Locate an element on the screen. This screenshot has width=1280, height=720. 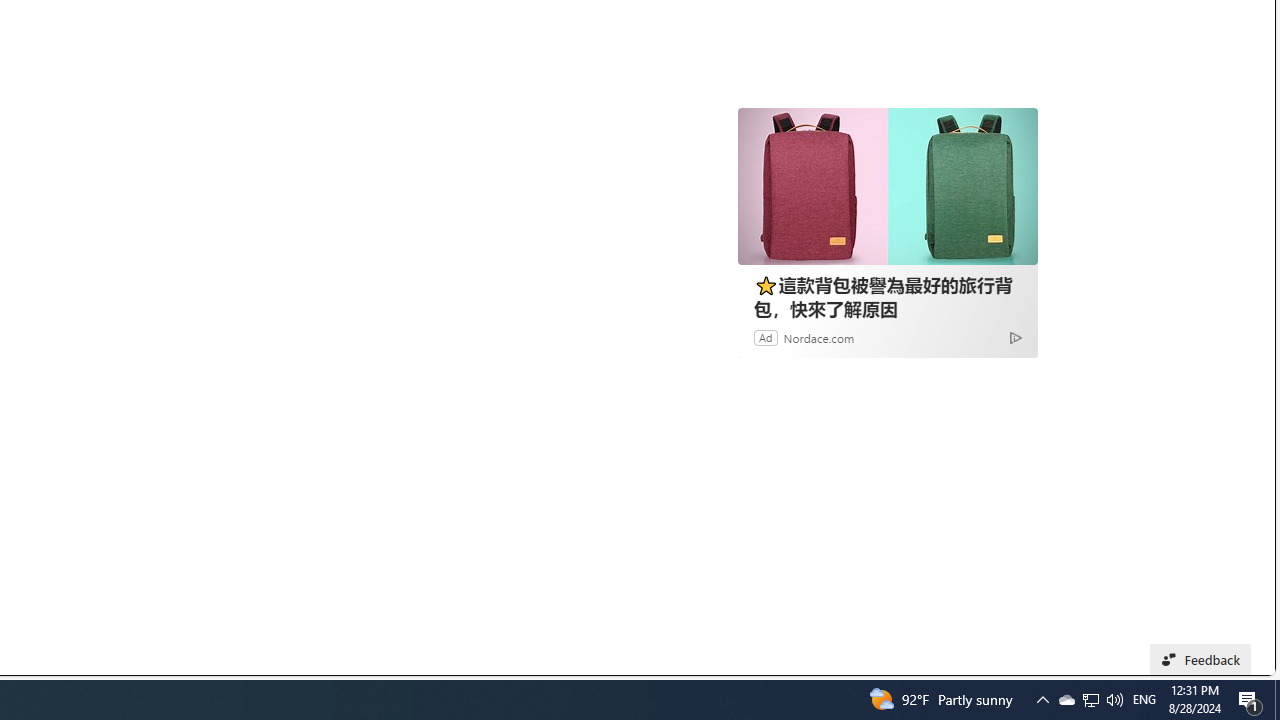
'Feedback' is located at coordinates (1200, 659).